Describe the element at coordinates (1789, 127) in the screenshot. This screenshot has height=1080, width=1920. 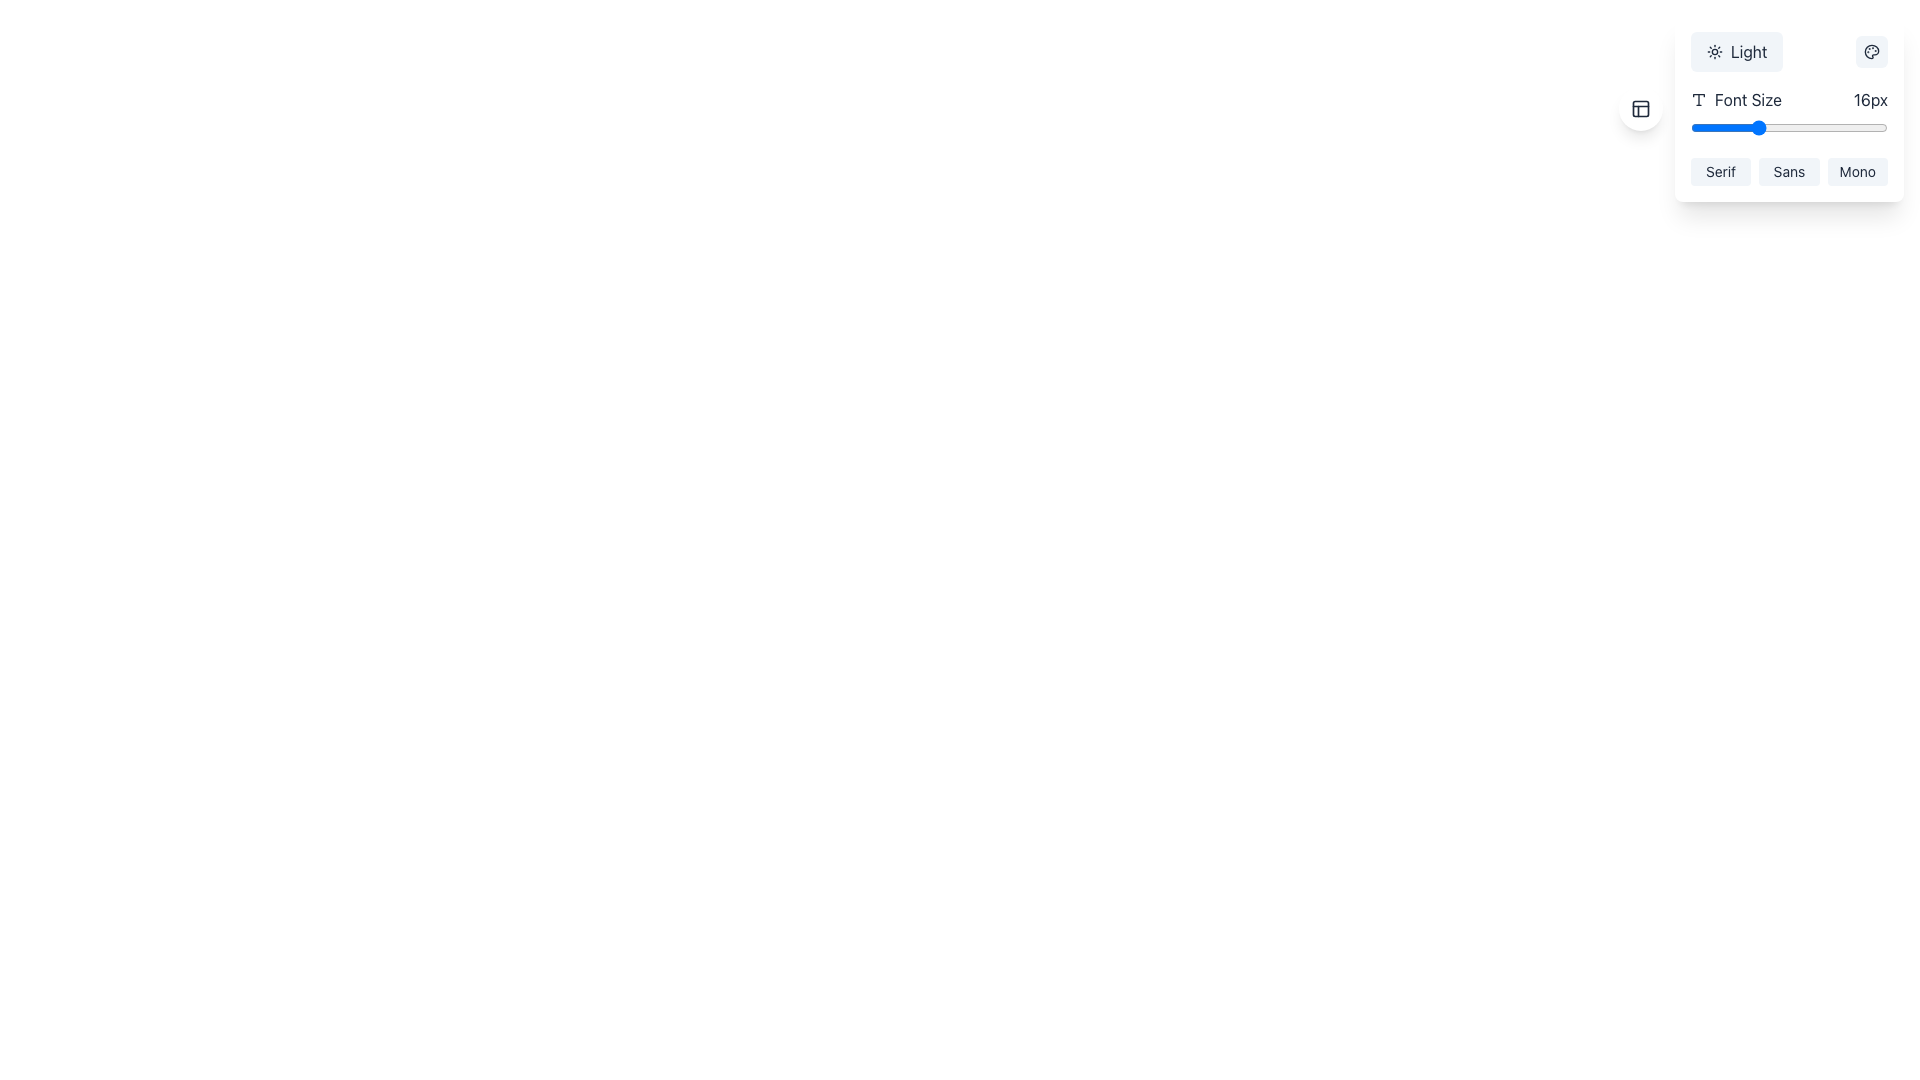
I see `font size` at that location.